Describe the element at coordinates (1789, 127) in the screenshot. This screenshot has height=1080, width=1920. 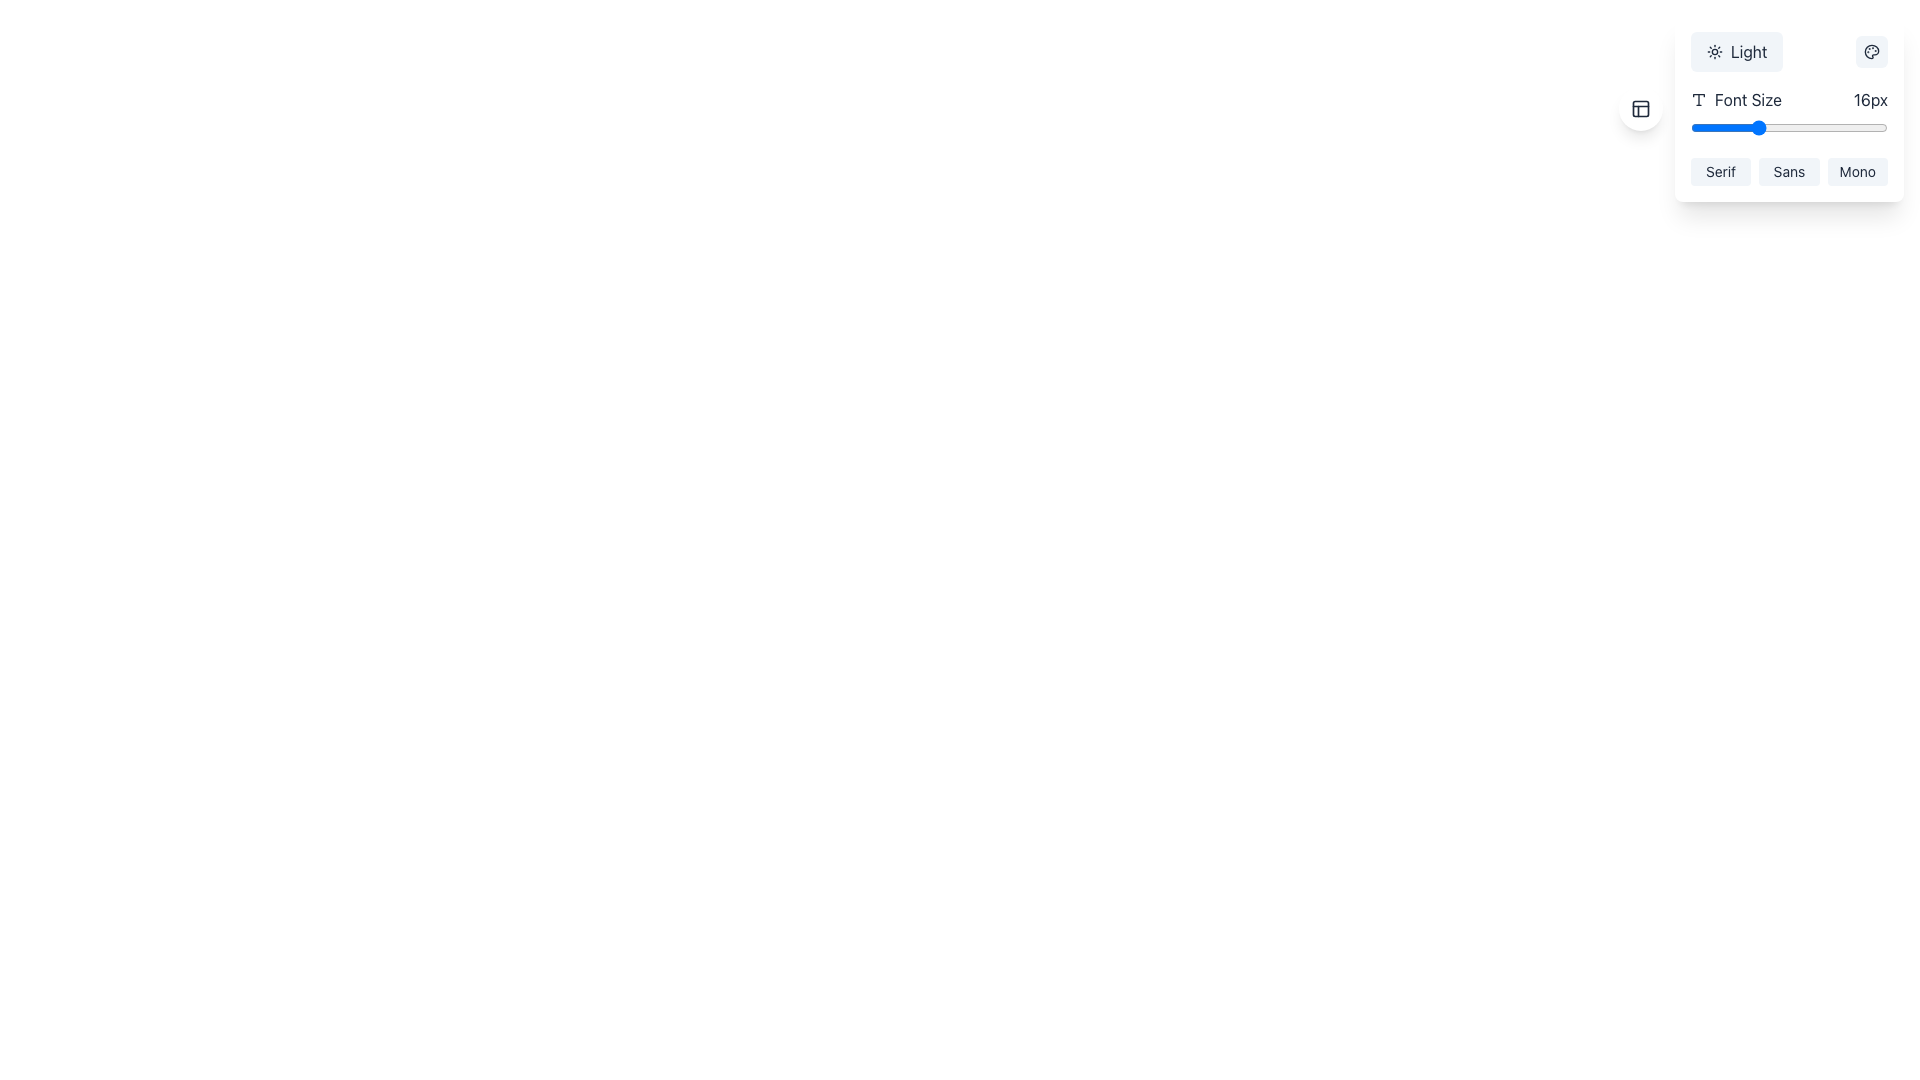
I see `font size` at that location.